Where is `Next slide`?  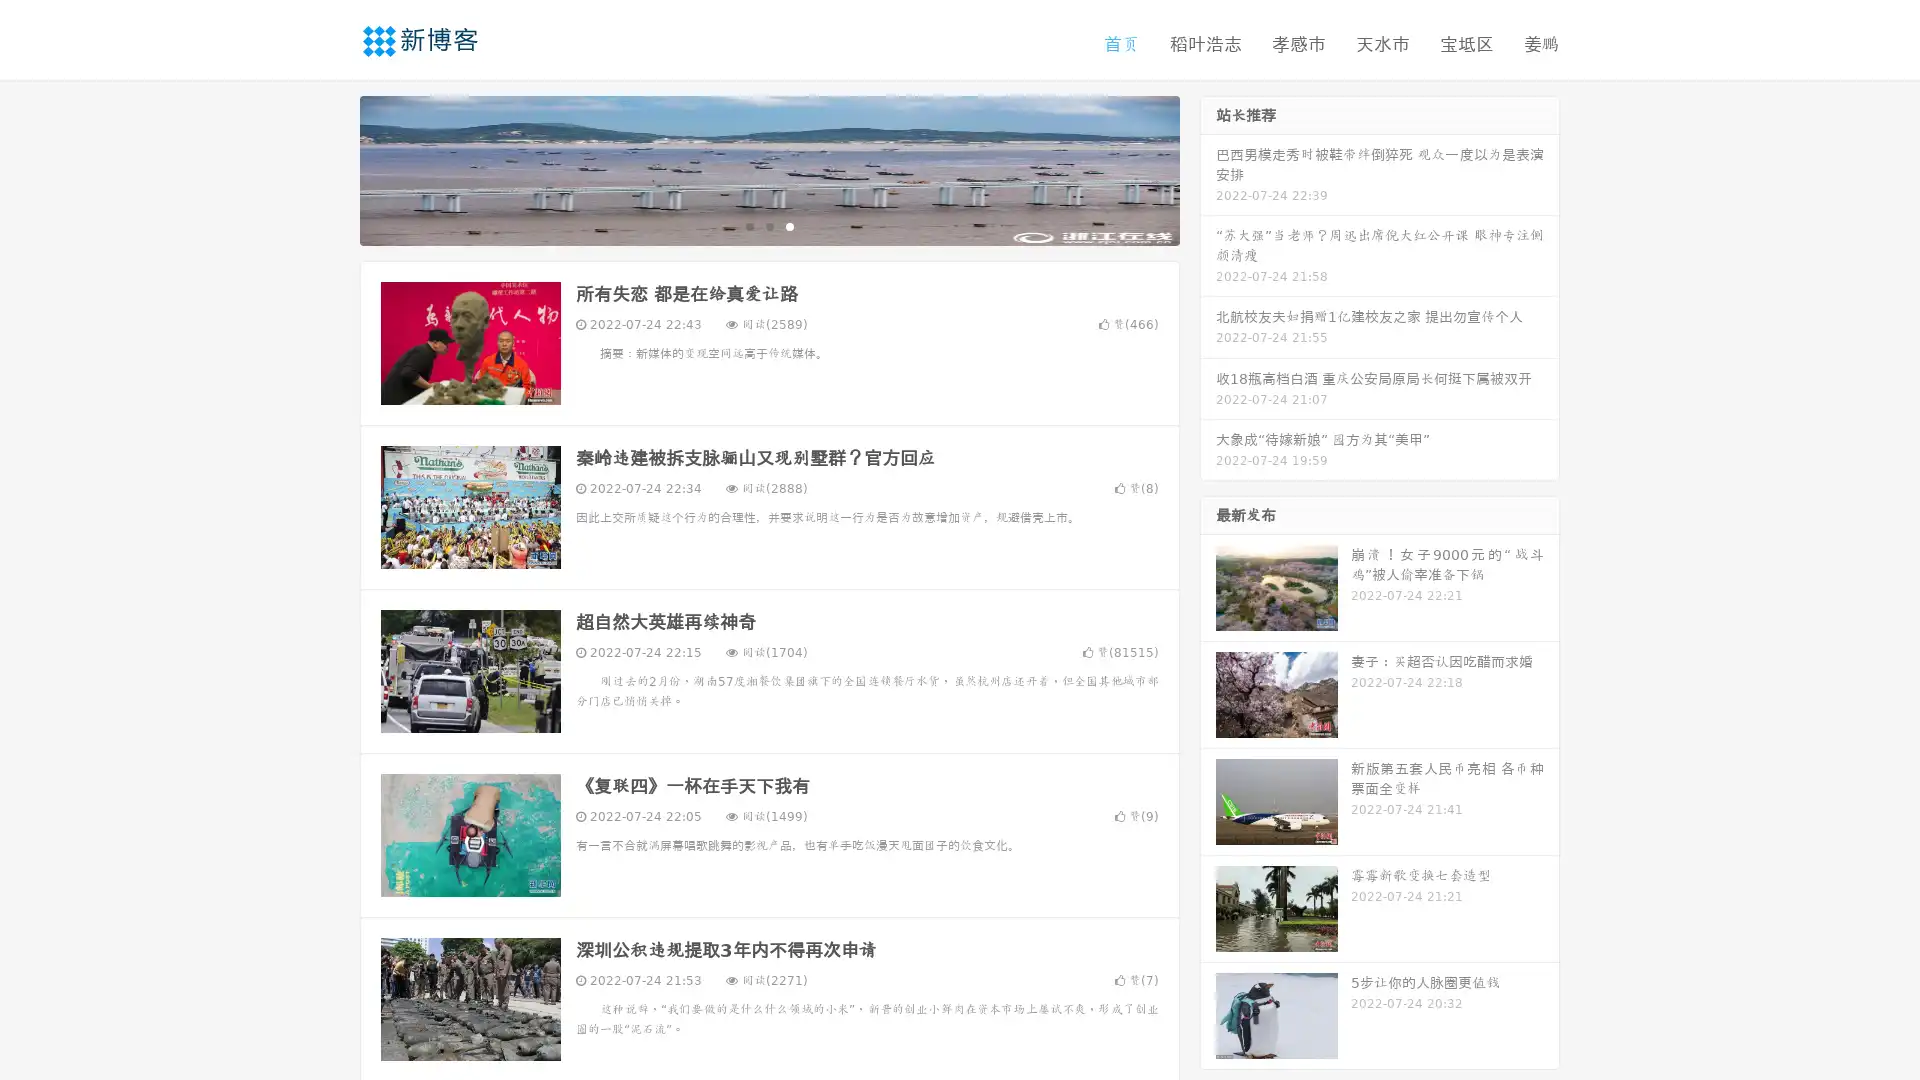
Next slide is located at coordinates (1208, 168).